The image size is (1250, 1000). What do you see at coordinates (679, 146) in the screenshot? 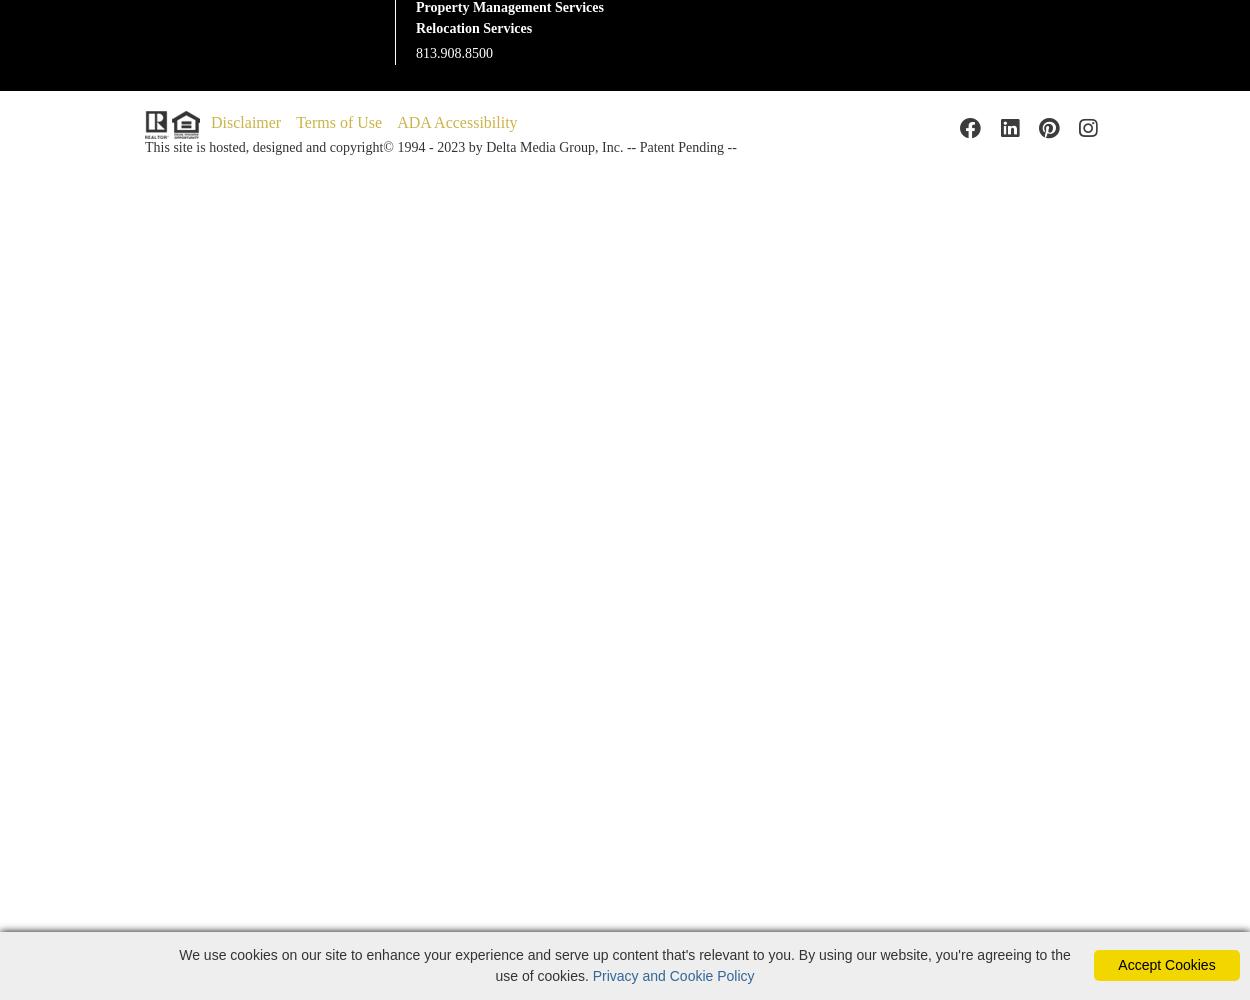
I see `'-- Patent Pending --'` at bounding box center [679, 146].